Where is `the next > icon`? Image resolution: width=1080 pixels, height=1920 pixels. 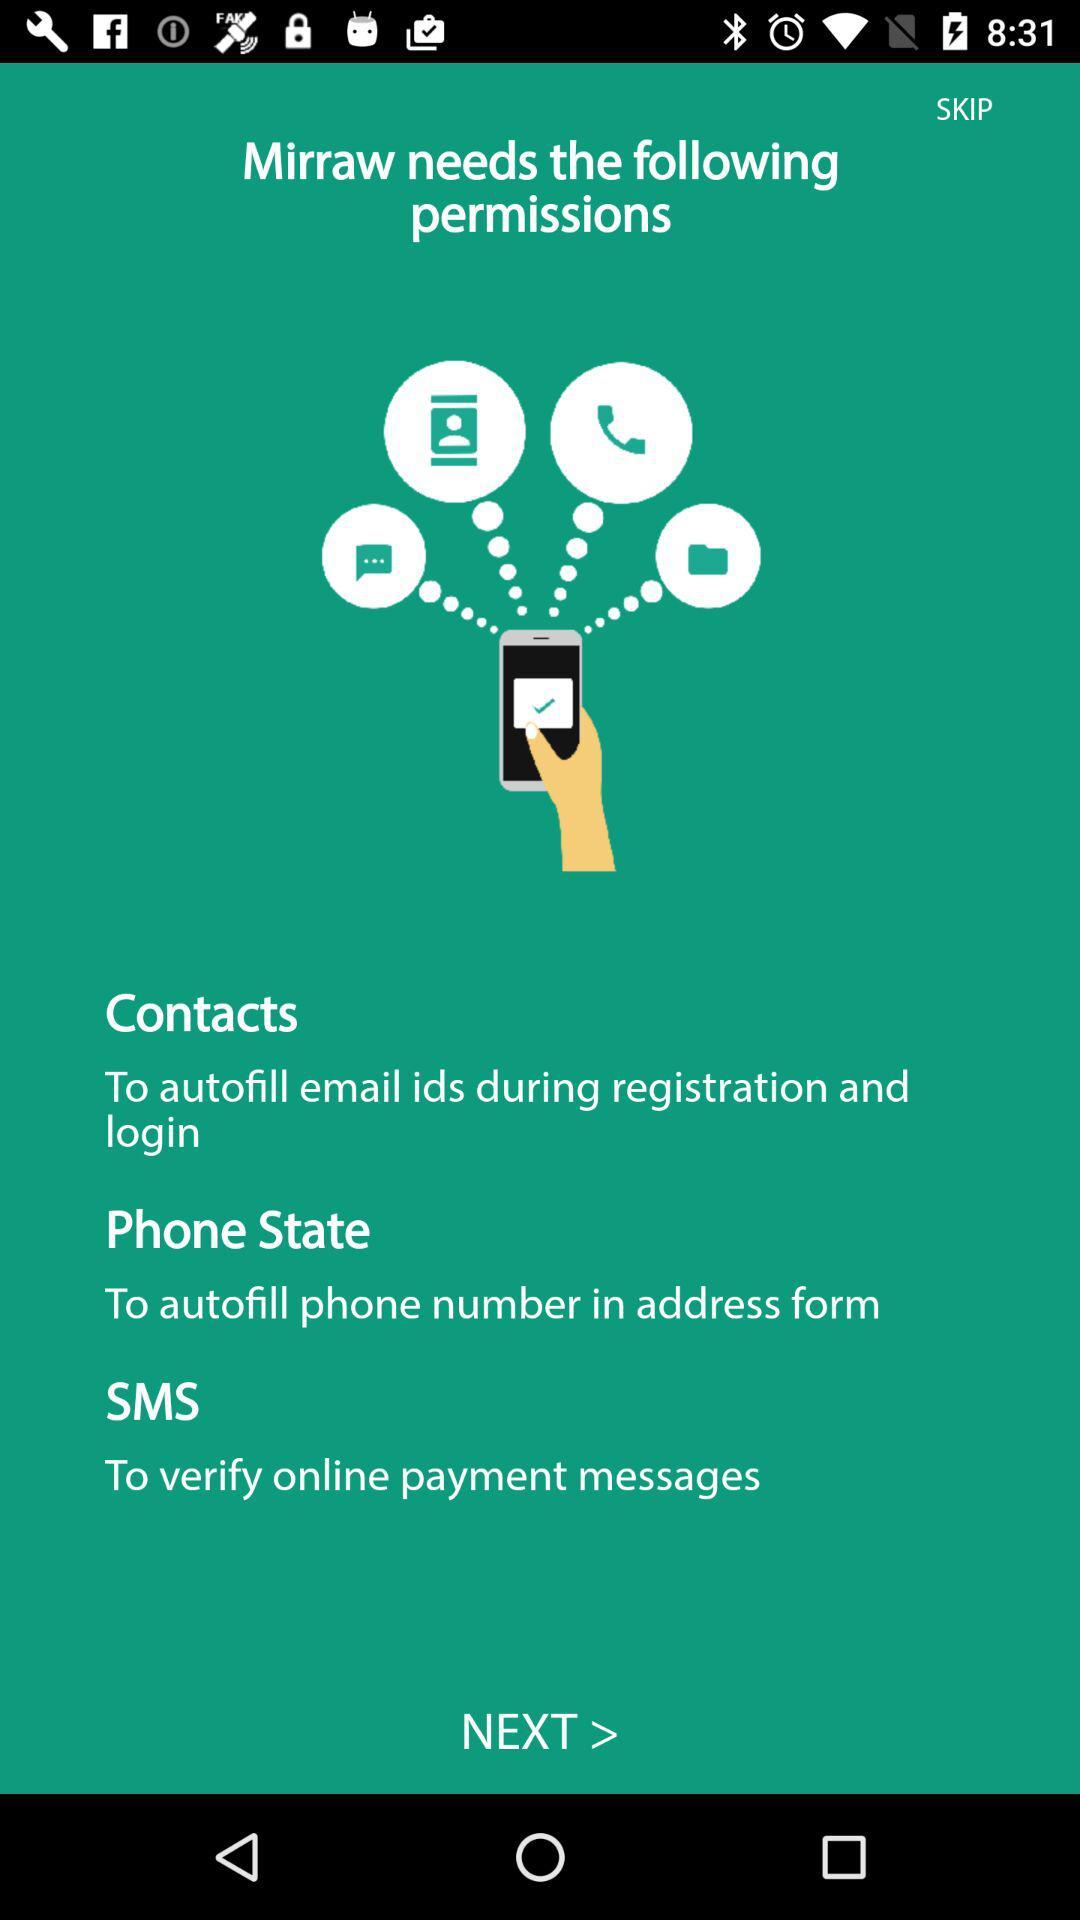
the next > icon is located at coordinates (540, 1730).